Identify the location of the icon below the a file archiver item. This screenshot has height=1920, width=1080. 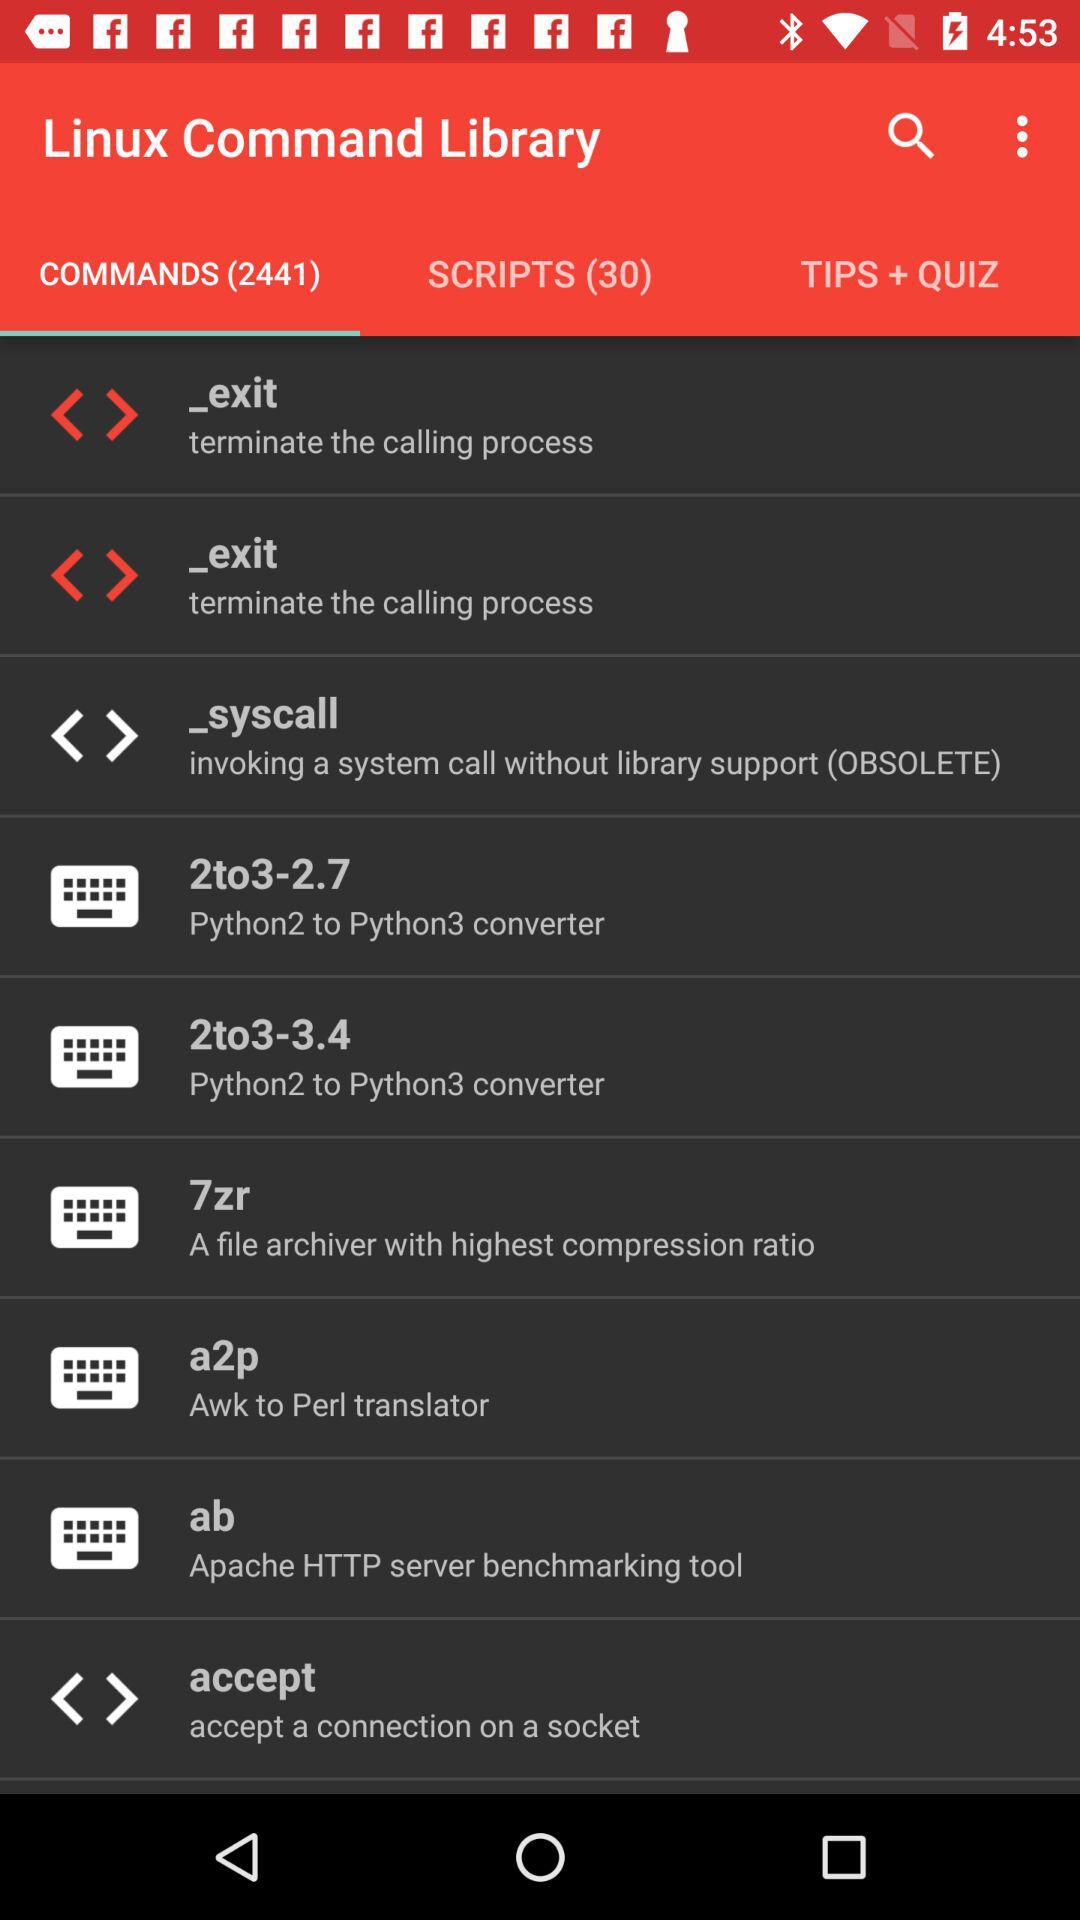
(224, 1353).